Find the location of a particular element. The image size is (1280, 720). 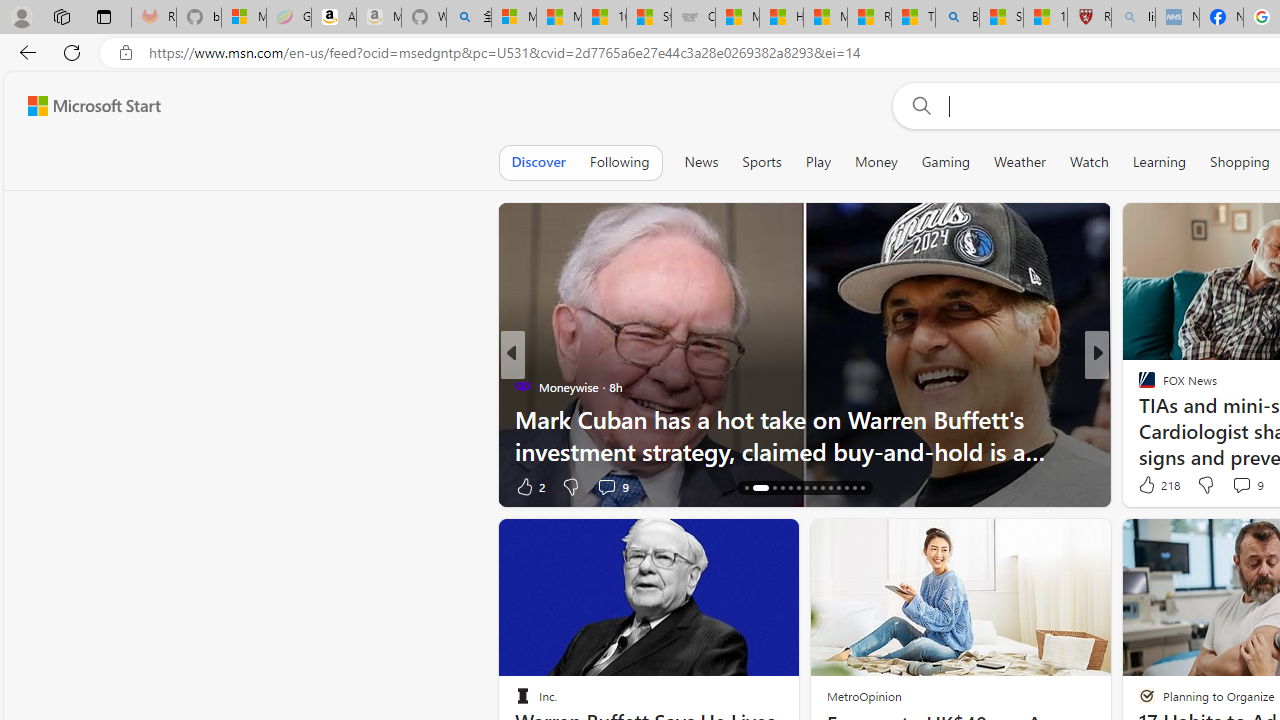

'View comments 66 Comment' is located at coordinates (1243, 486).